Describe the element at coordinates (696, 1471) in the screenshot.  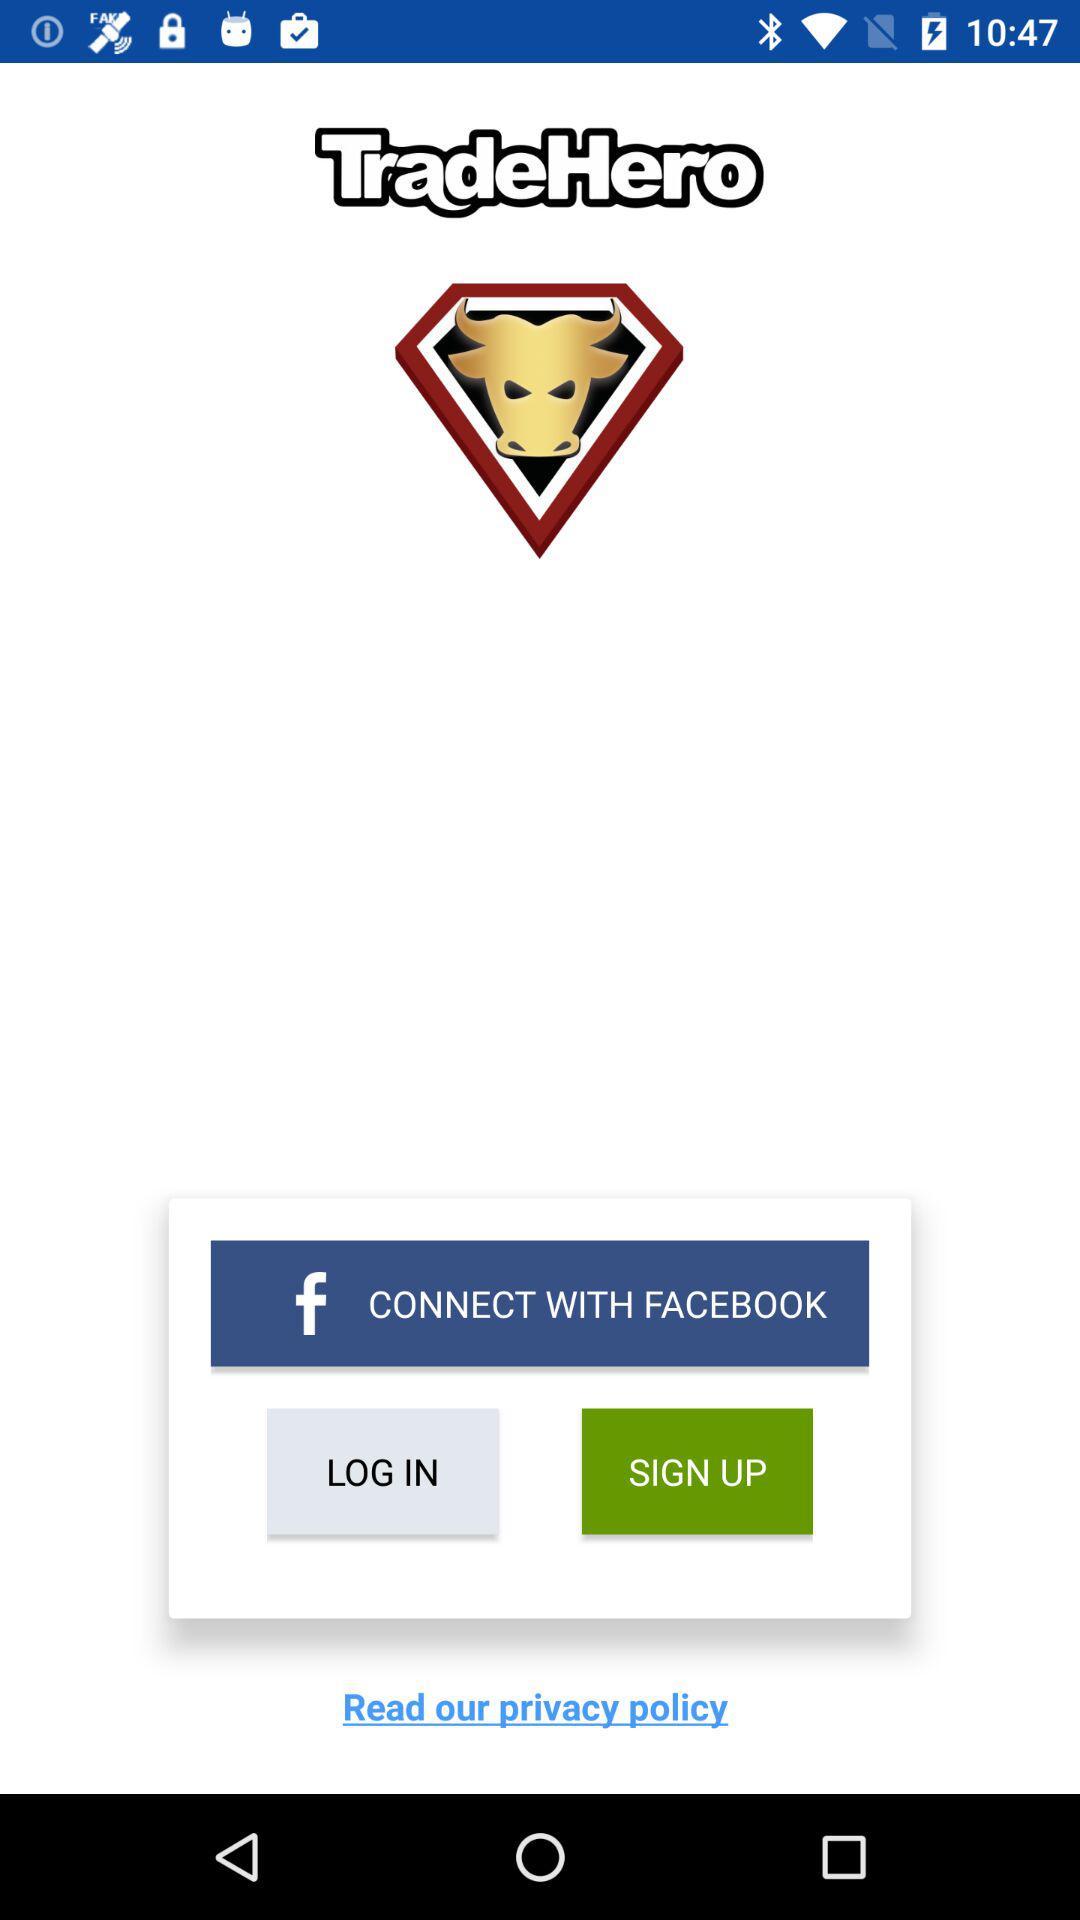
I see `the item below the connect with facebook item` at that location.